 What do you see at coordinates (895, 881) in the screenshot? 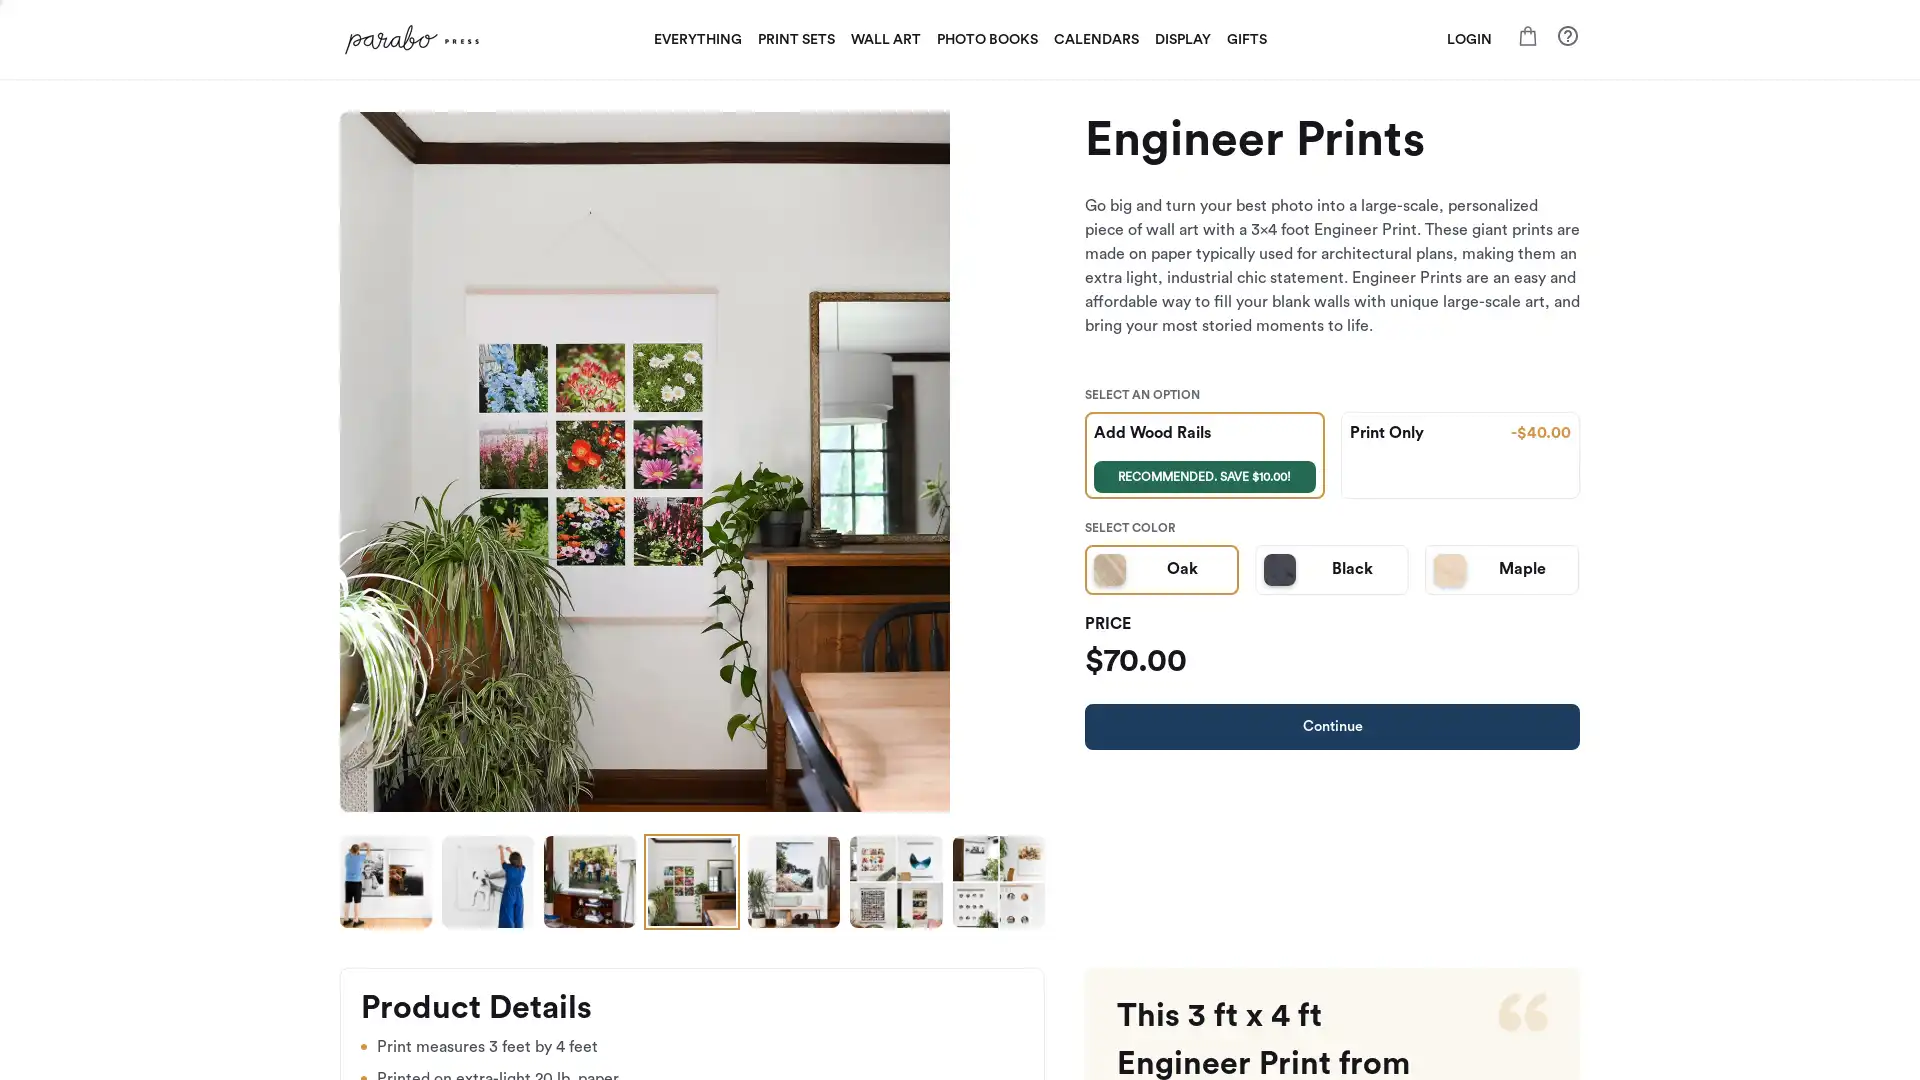
I see `slide dot` at bounding box center [895, 881].